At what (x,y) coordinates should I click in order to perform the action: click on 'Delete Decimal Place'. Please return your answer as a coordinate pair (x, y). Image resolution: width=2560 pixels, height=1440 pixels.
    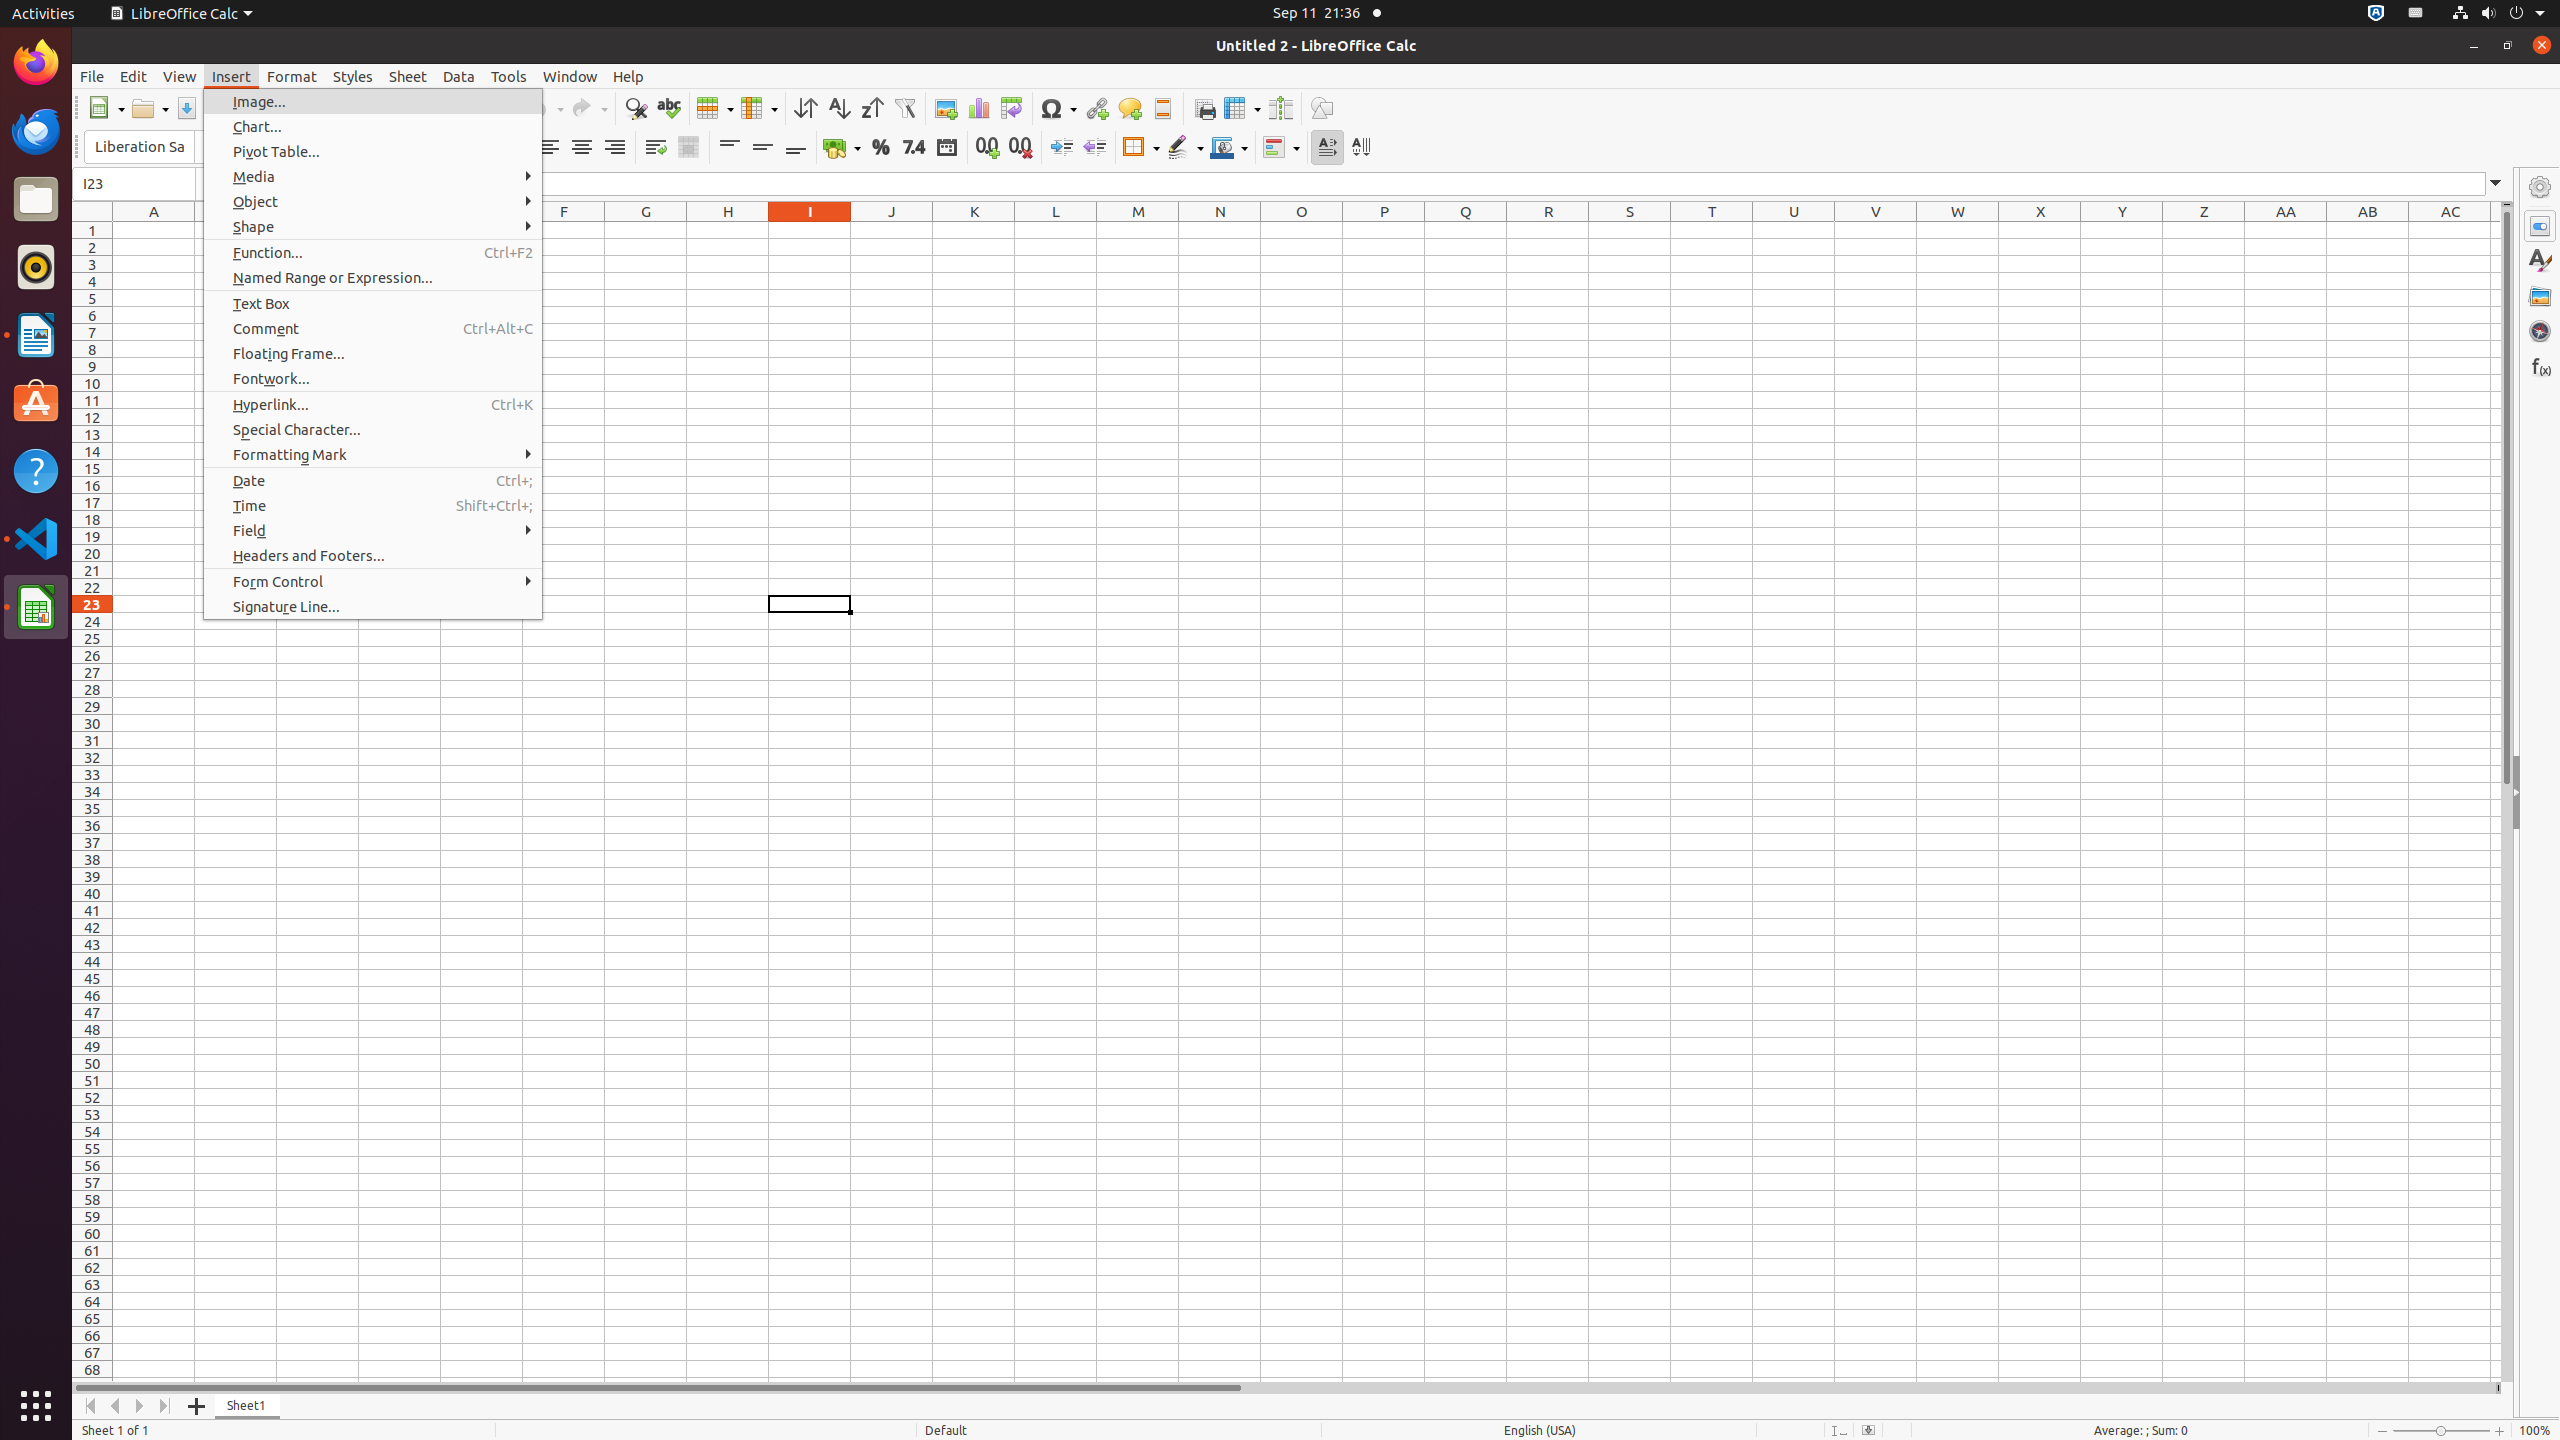
    Looking at the image, I should click on (1019, 146).